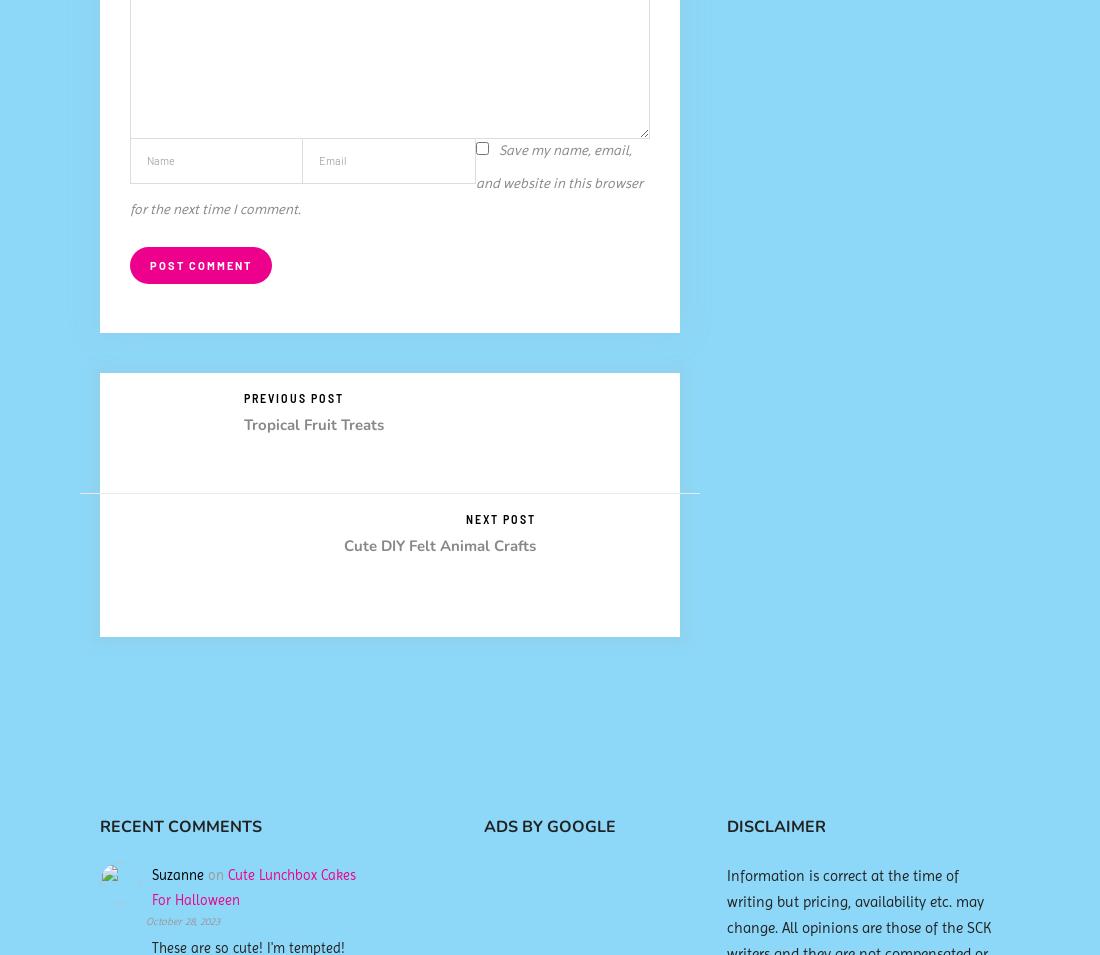 The image size is (1100, 955). Describe the element at coordinates (253, 886) in the screenshot. I see `'Cute Lunchbox Cakes For Halloween'` at that location.